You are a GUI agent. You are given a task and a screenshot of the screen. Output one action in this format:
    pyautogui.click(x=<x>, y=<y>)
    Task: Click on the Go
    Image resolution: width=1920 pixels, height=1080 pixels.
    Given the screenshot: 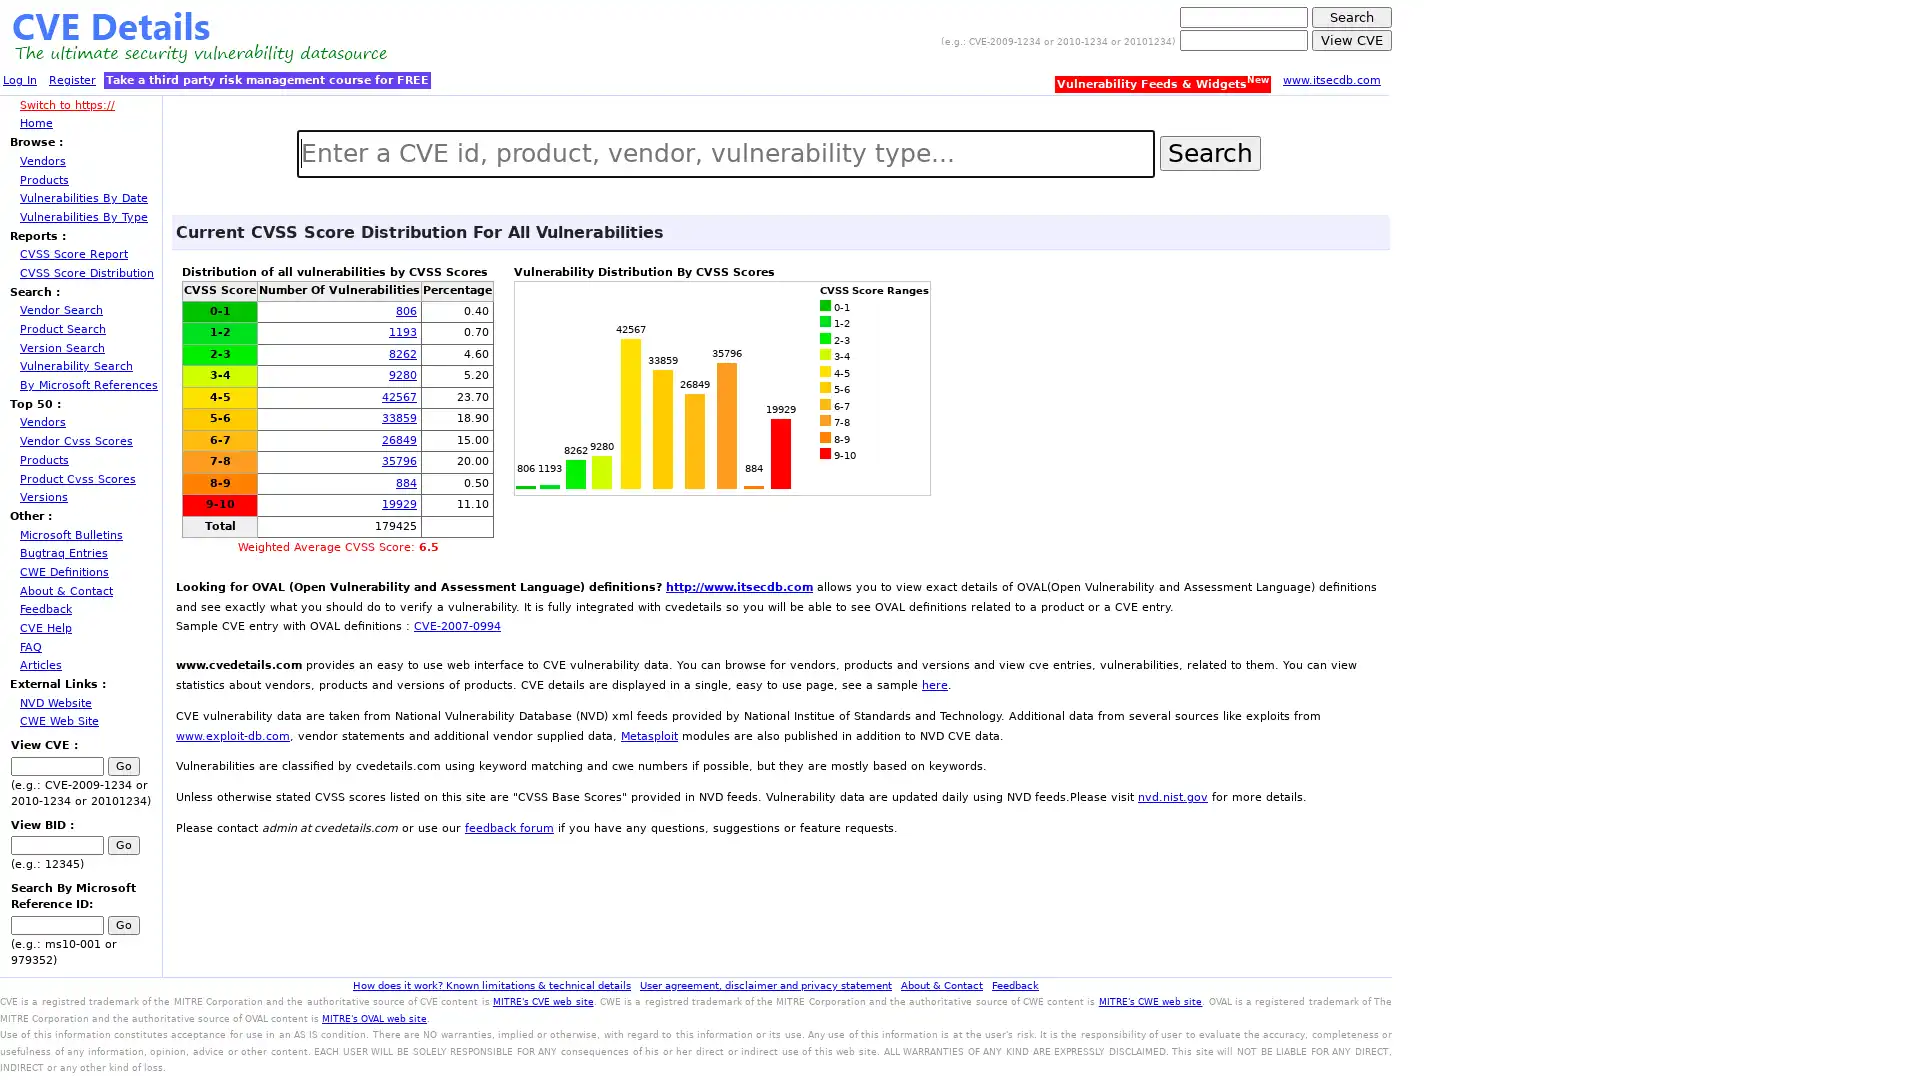 What is the action you would take?
    pyautogui.click(x=123, y=924)
    